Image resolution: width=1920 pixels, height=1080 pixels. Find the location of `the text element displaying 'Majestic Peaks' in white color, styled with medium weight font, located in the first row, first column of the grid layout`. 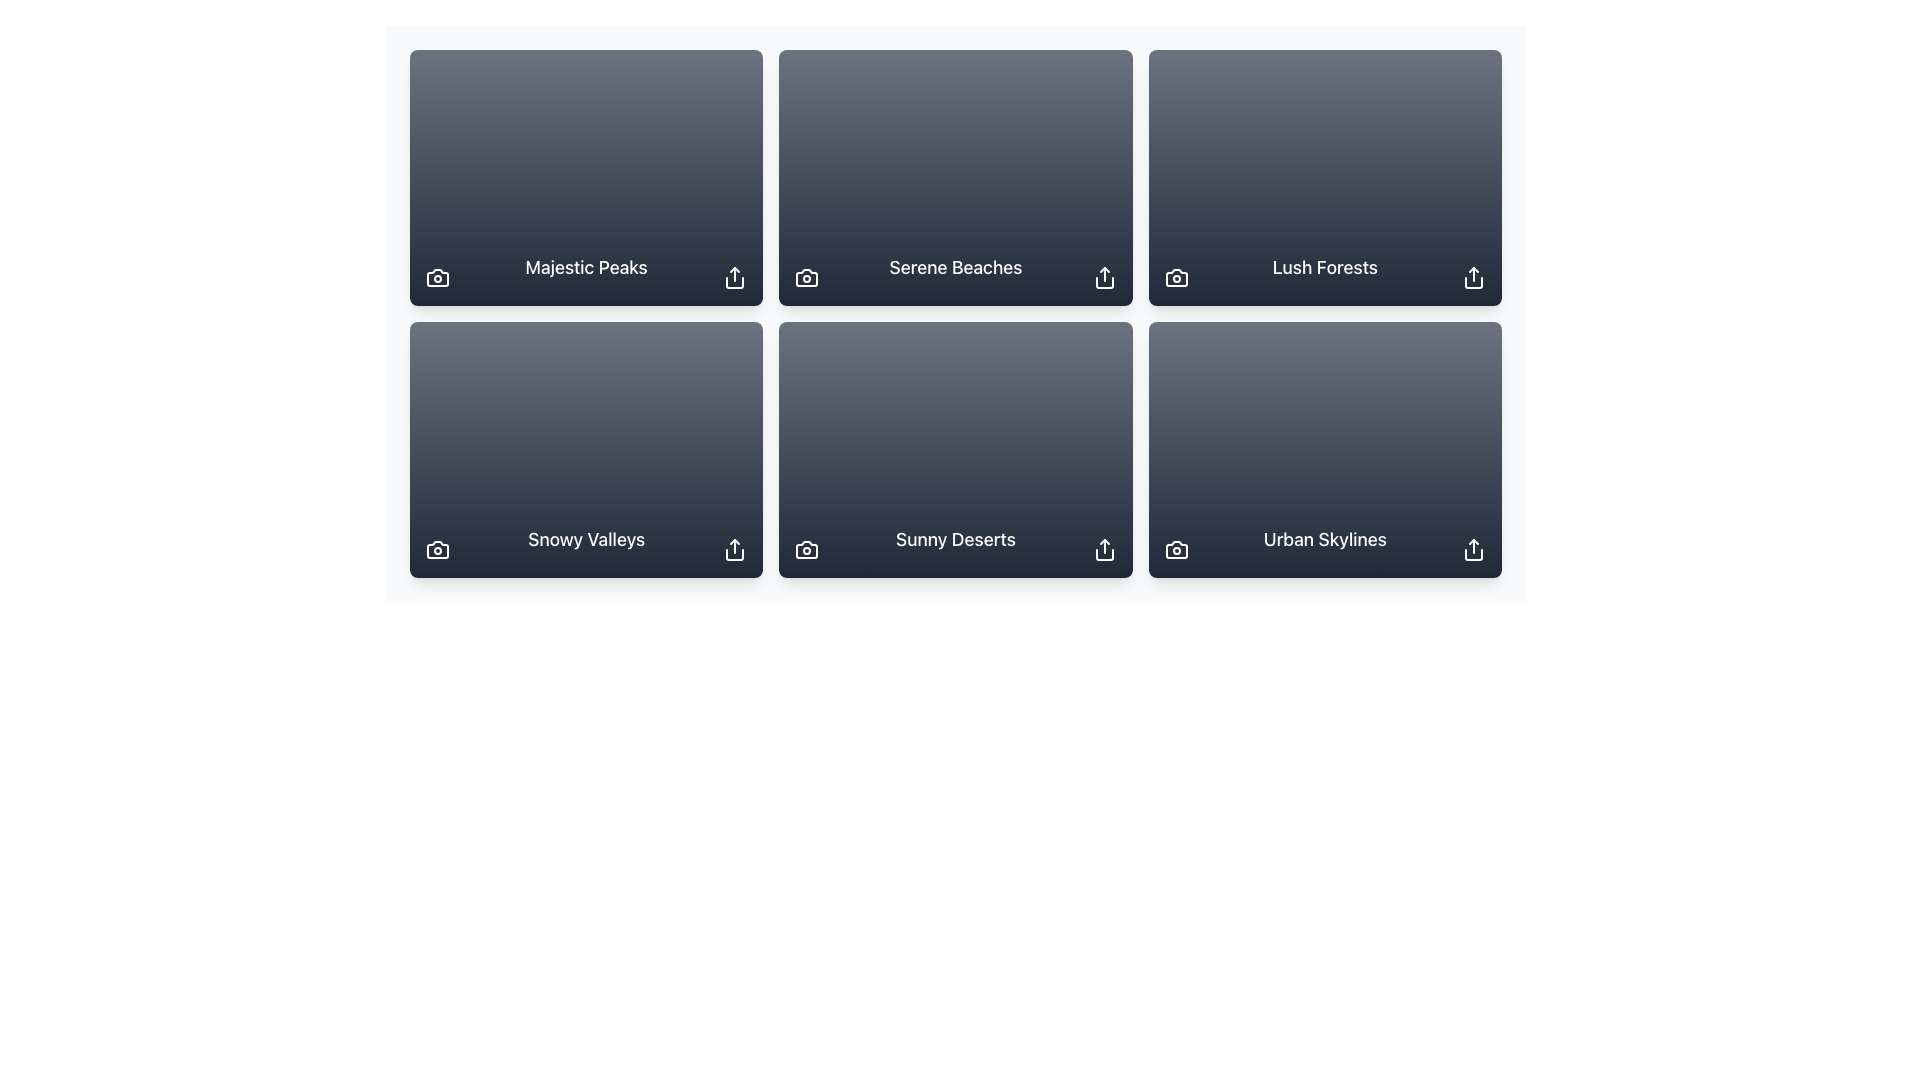

the text element displaying 'Majestic Peaks' in white color, styled with medium weight font, located in the first row, first column of the grid layout is located at coordinates (585, 266).